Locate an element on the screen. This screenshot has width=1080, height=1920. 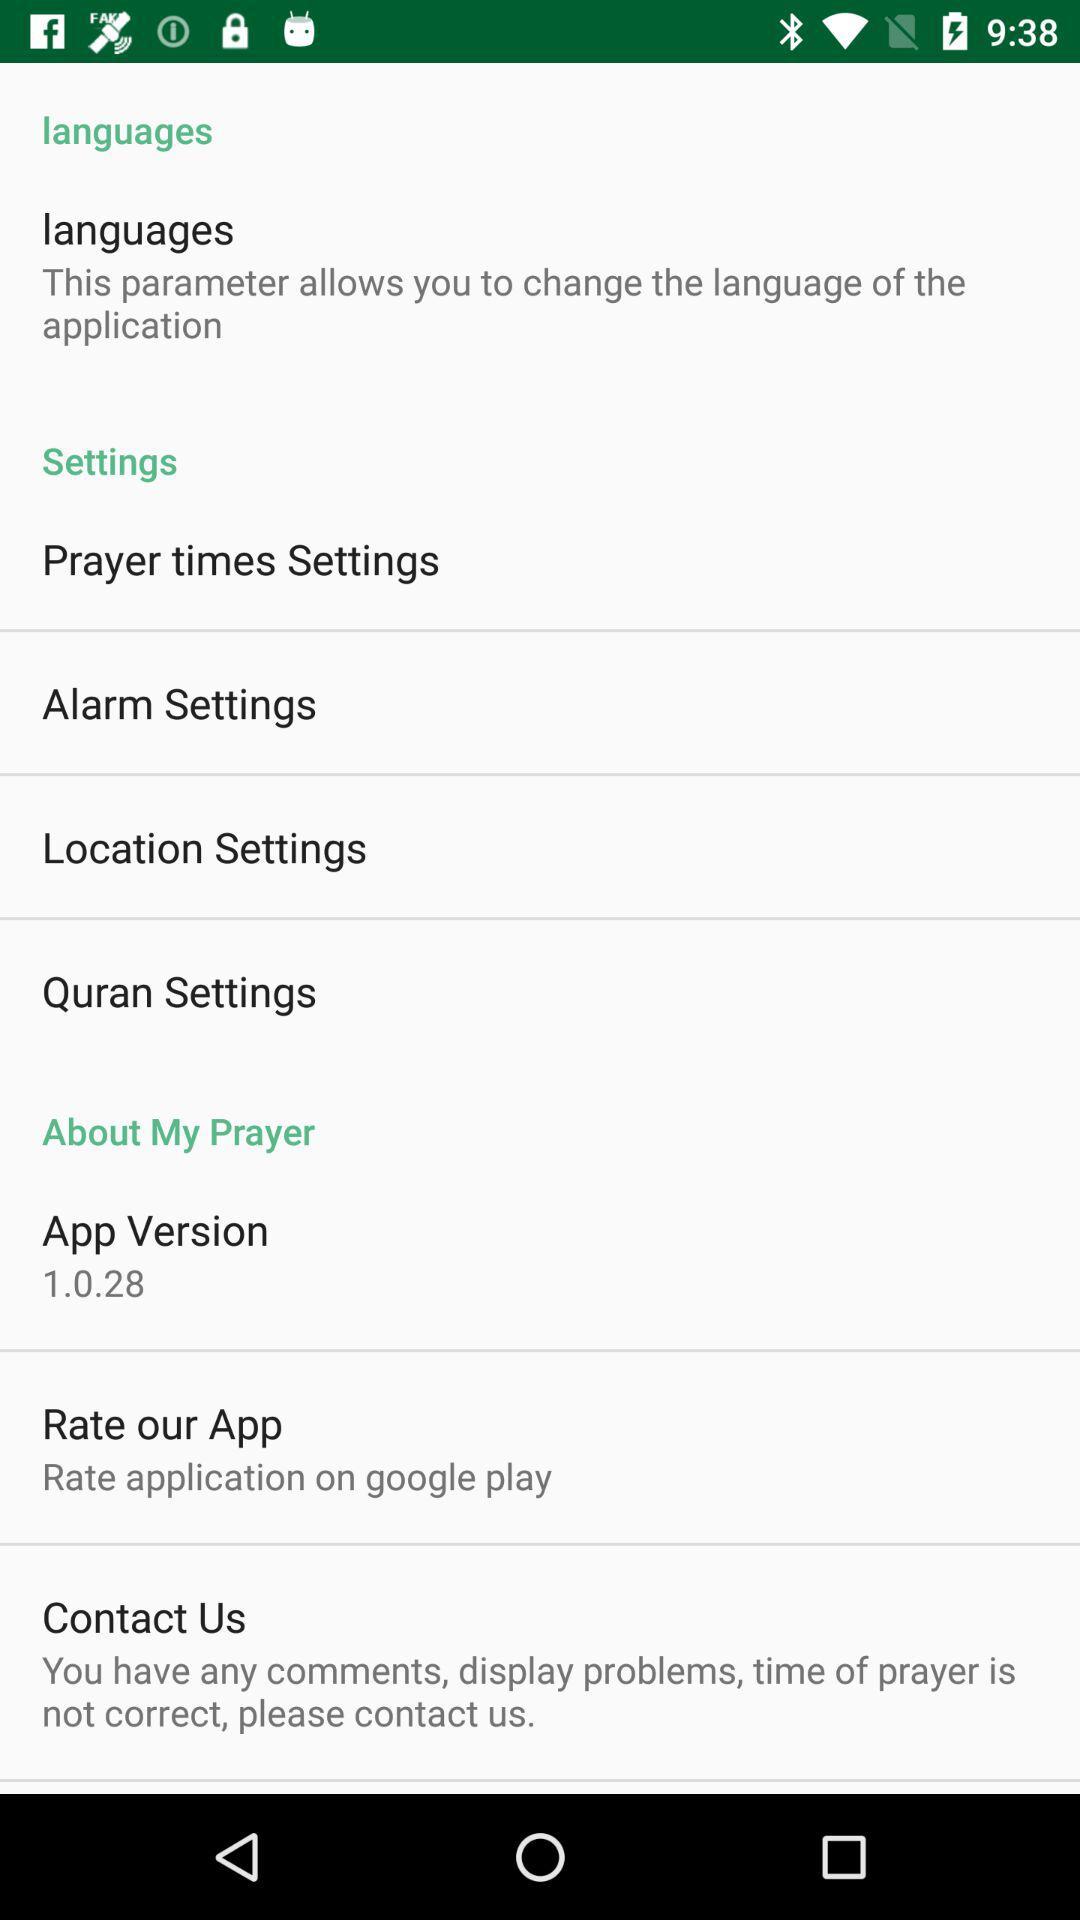
the icon above rate our app item is located at coordinates (93, 1282).